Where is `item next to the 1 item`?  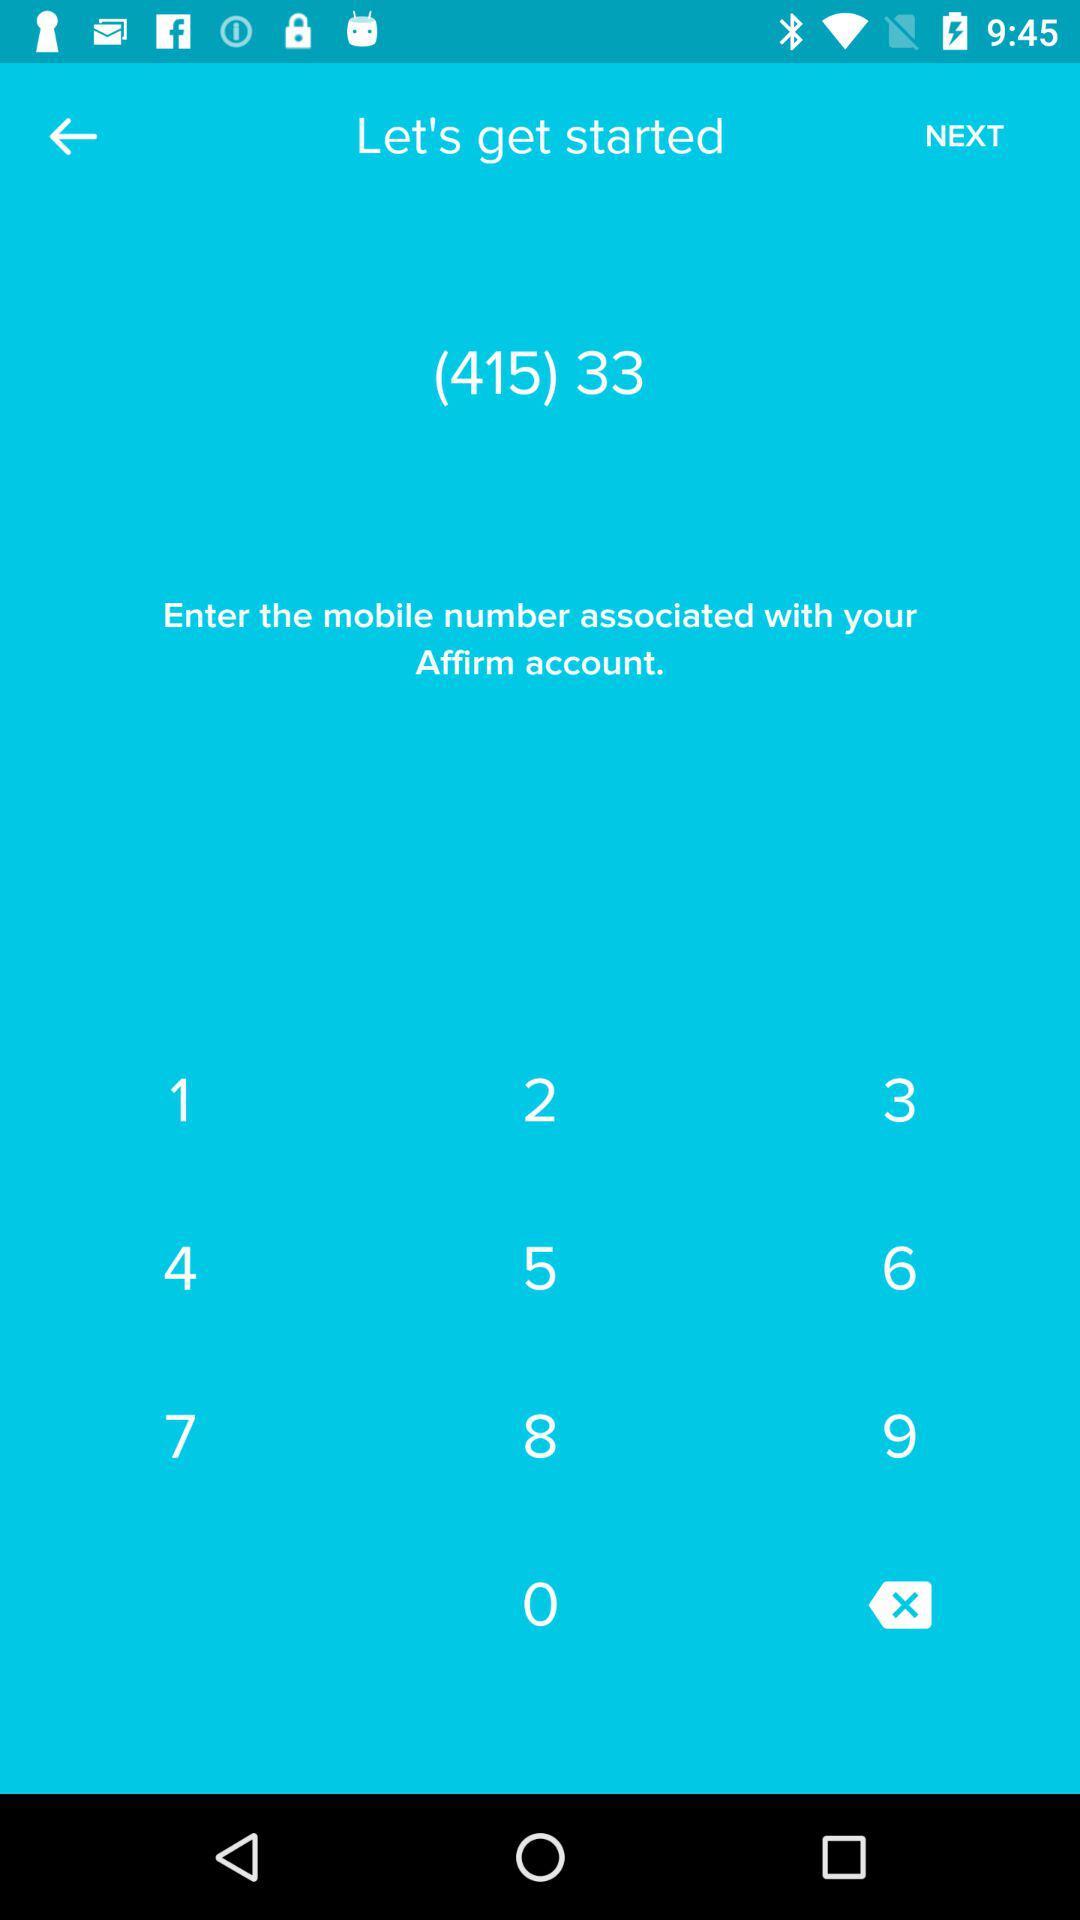 item next to the 1 item is located at coordinates (540, 1099).